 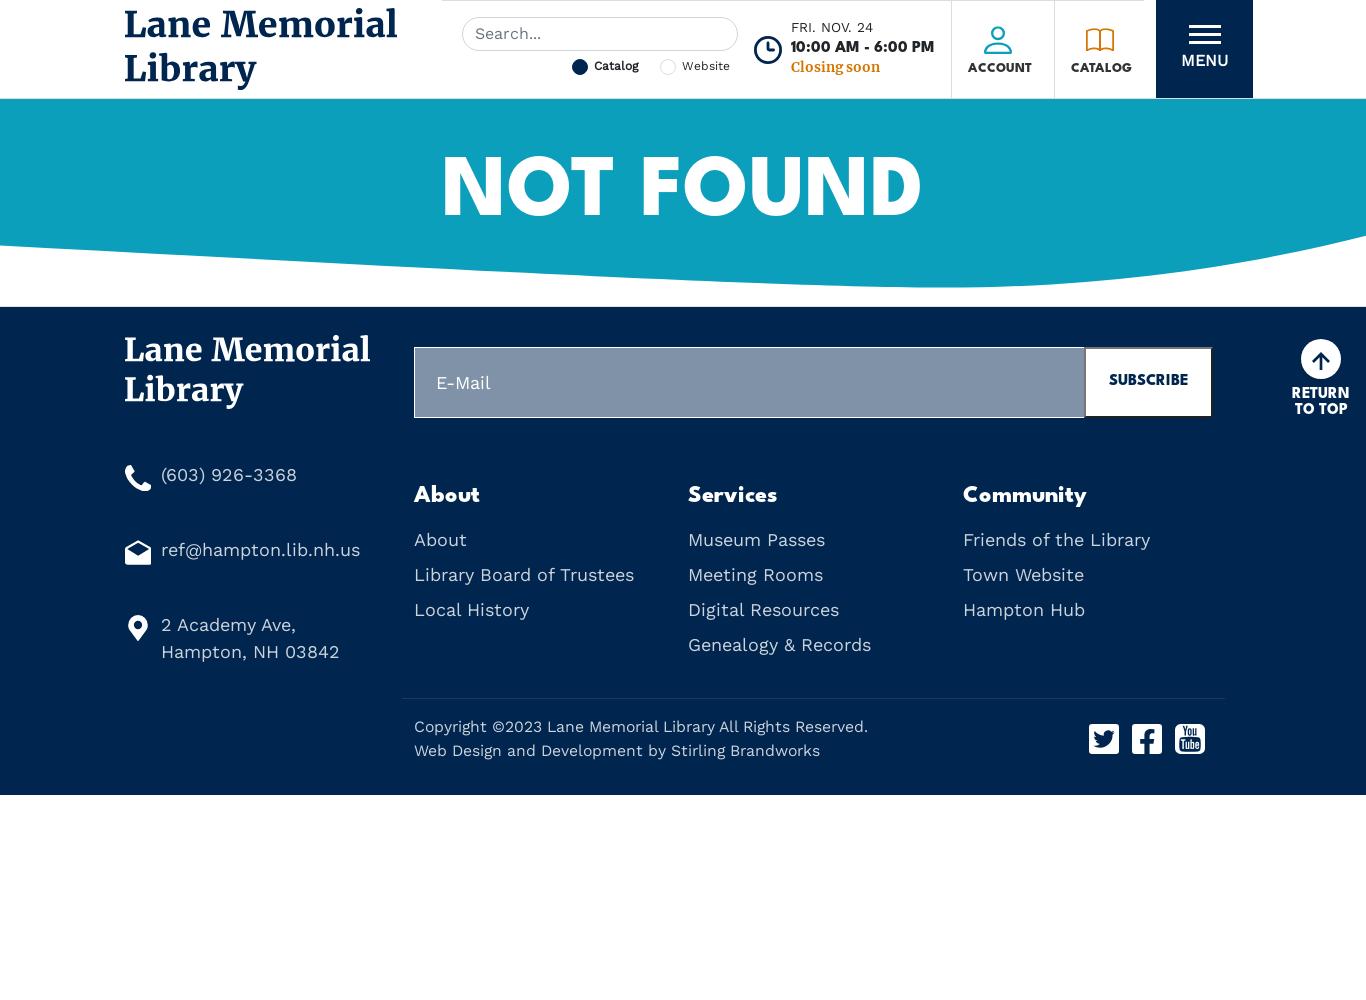 I want to click on 'Lane Memorial Library', so click(x=629, y=725).